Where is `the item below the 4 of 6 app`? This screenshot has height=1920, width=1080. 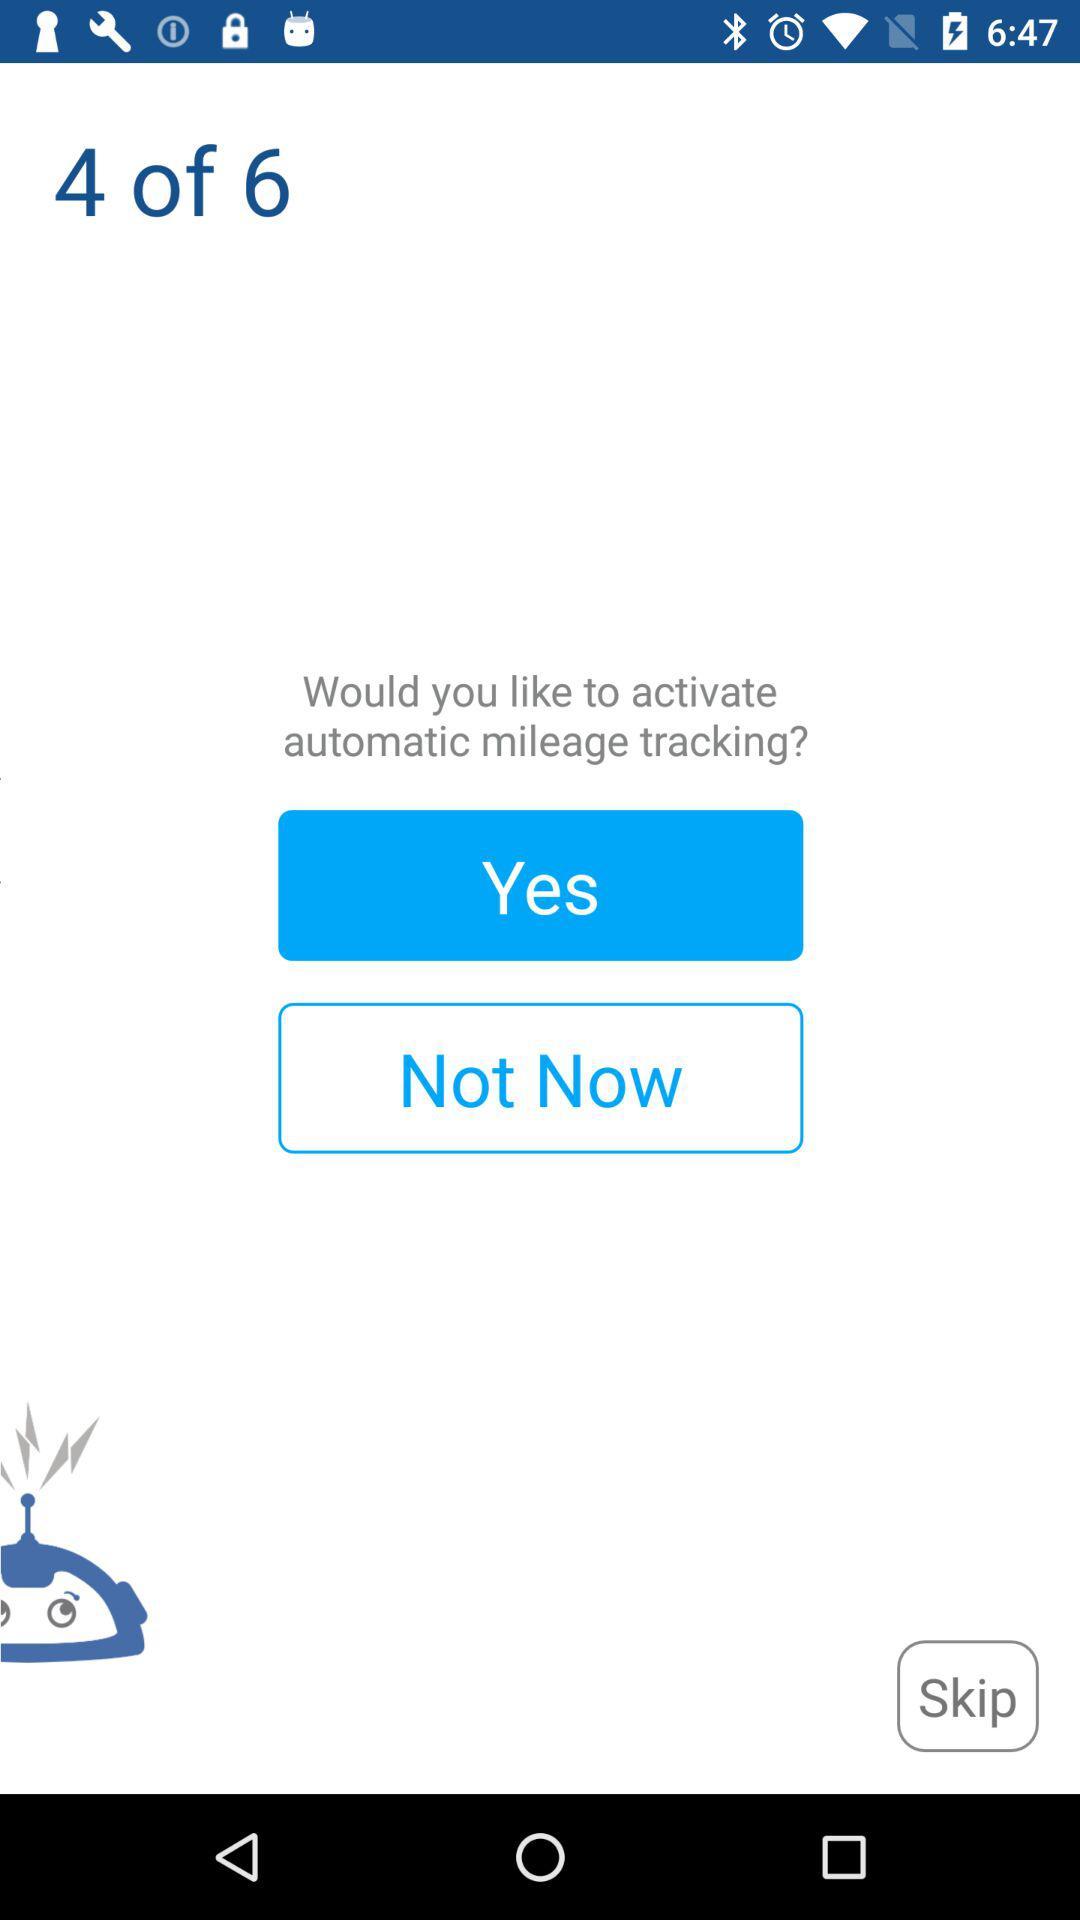
the item below the 4 of 6 app is located at coordinates (966, 1695).